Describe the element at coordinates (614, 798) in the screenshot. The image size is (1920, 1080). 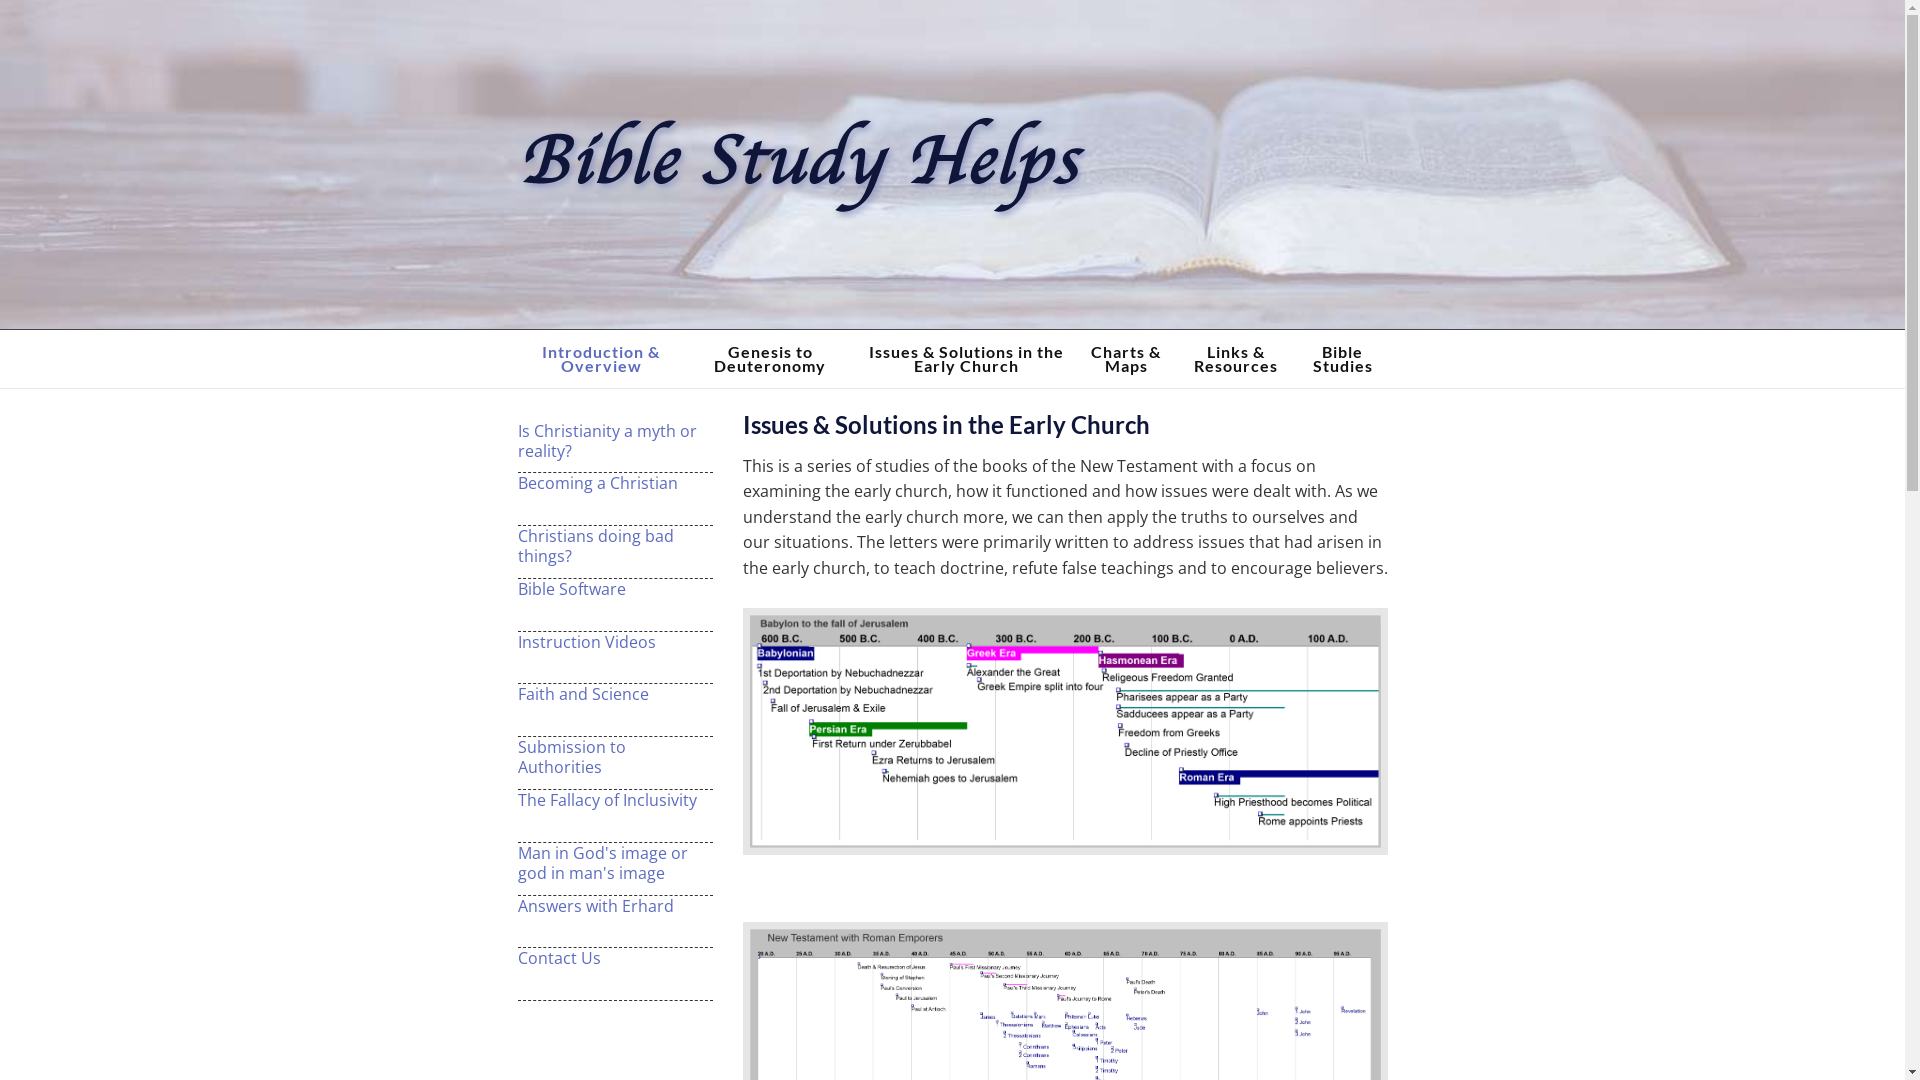
I see `'The Fallacy of Inclusivity'` at that location.